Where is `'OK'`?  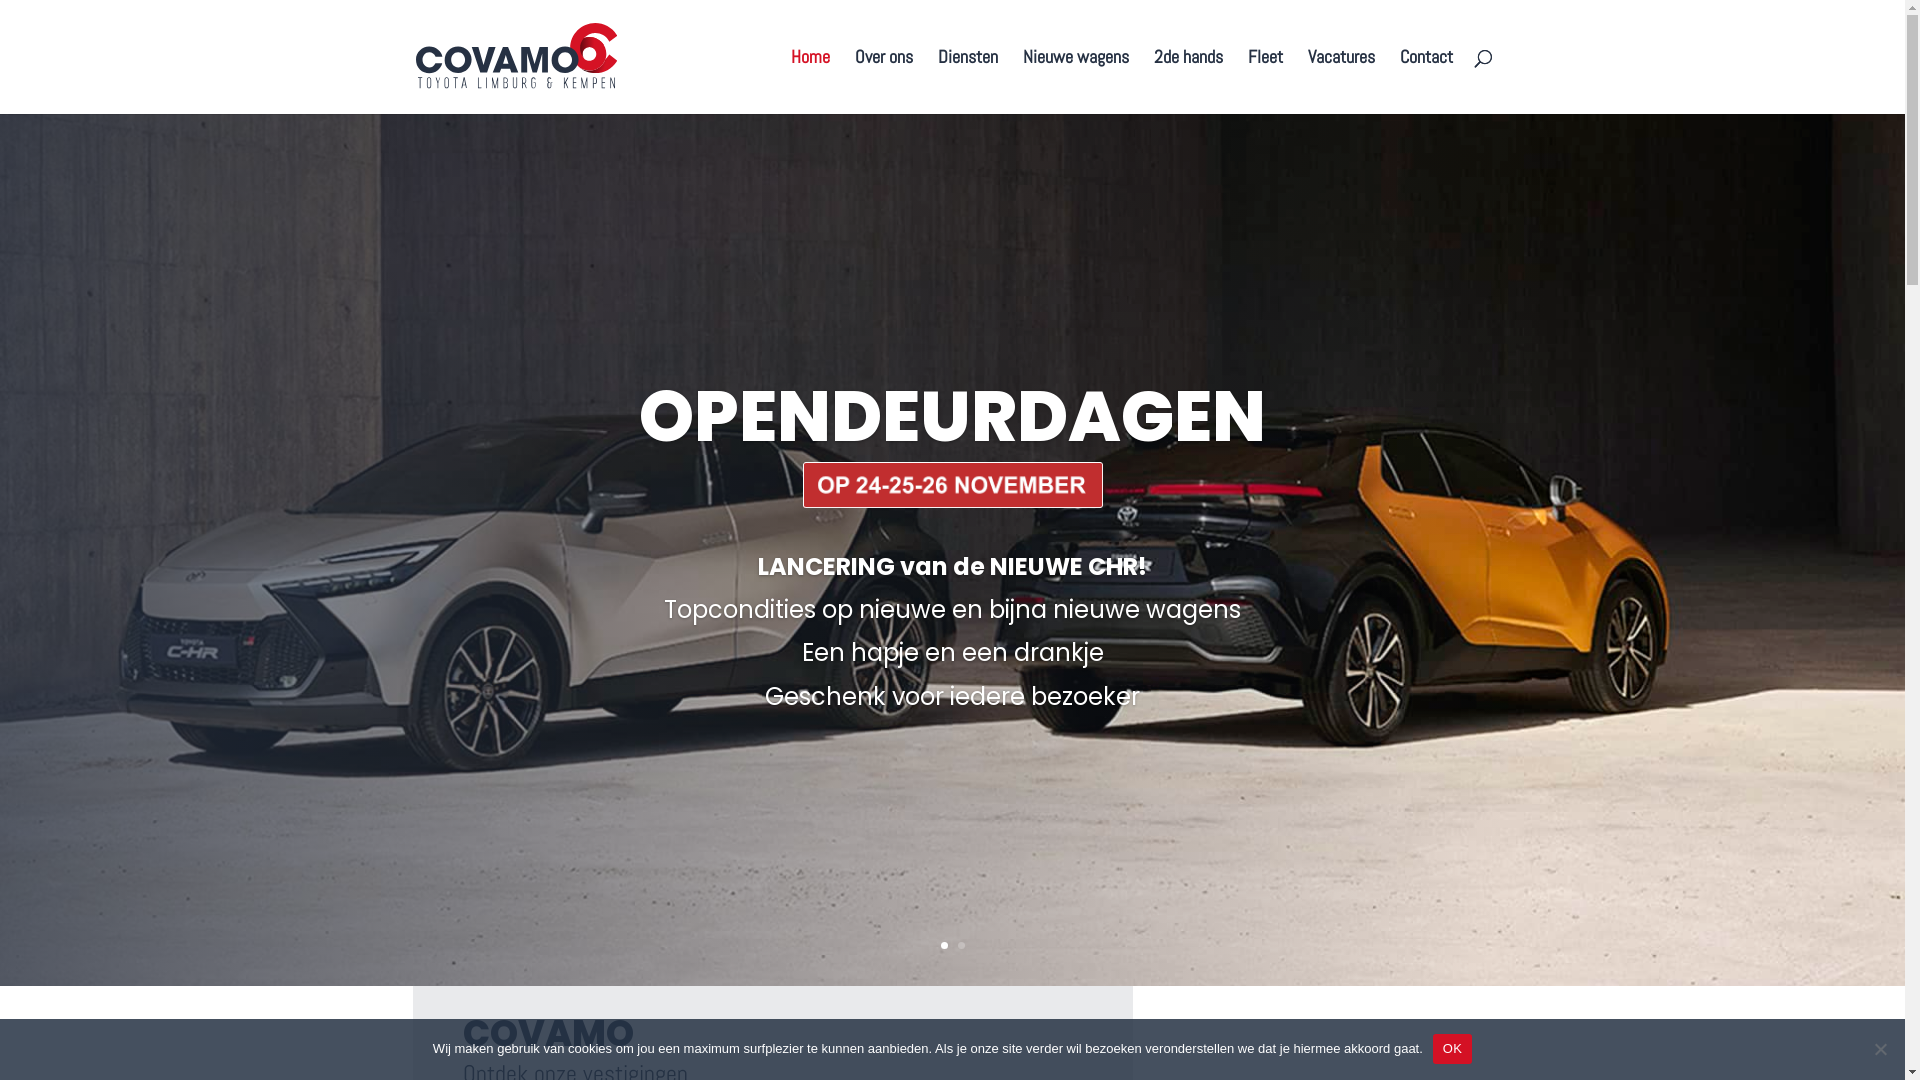
'OK' is located at coordinates (1452, 1048).